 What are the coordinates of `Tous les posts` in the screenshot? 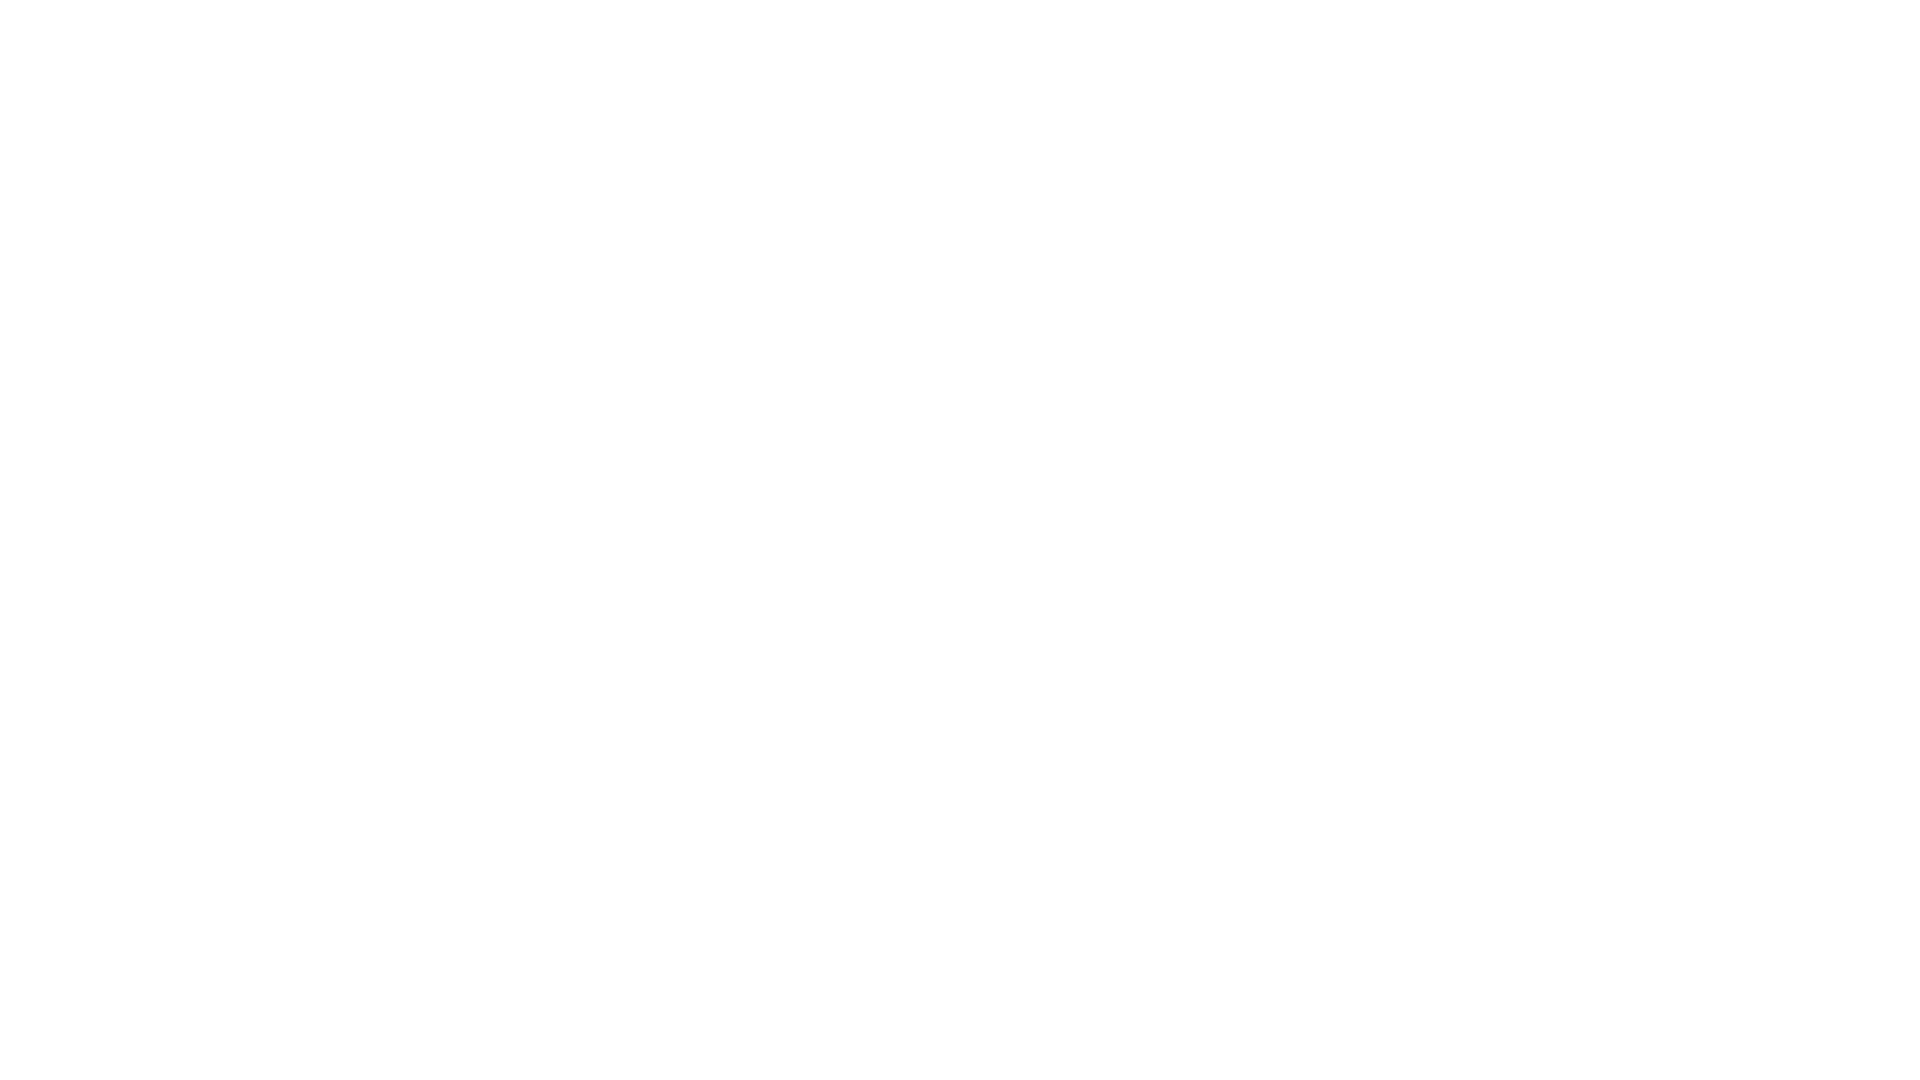 It's located at (539, 167).